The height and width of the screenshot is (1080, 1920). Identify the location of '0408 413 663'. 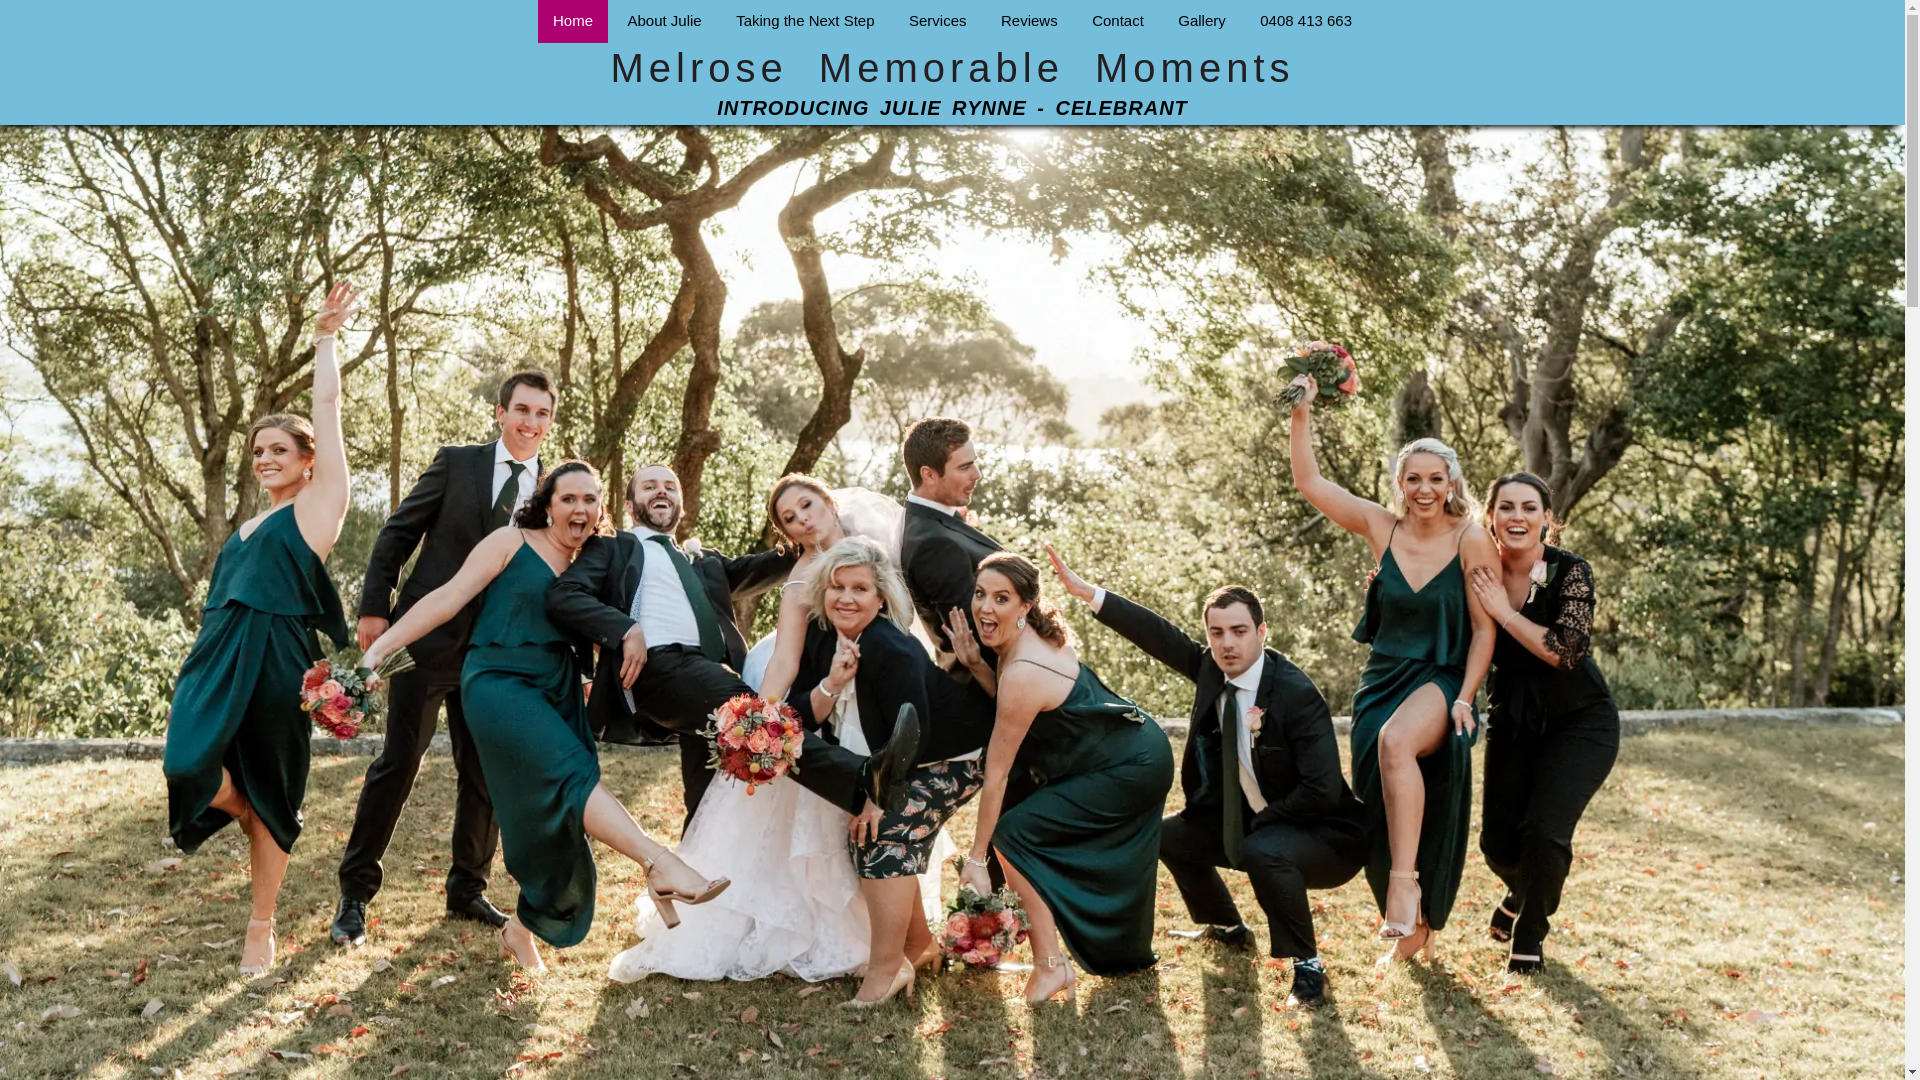
(1305, 21).